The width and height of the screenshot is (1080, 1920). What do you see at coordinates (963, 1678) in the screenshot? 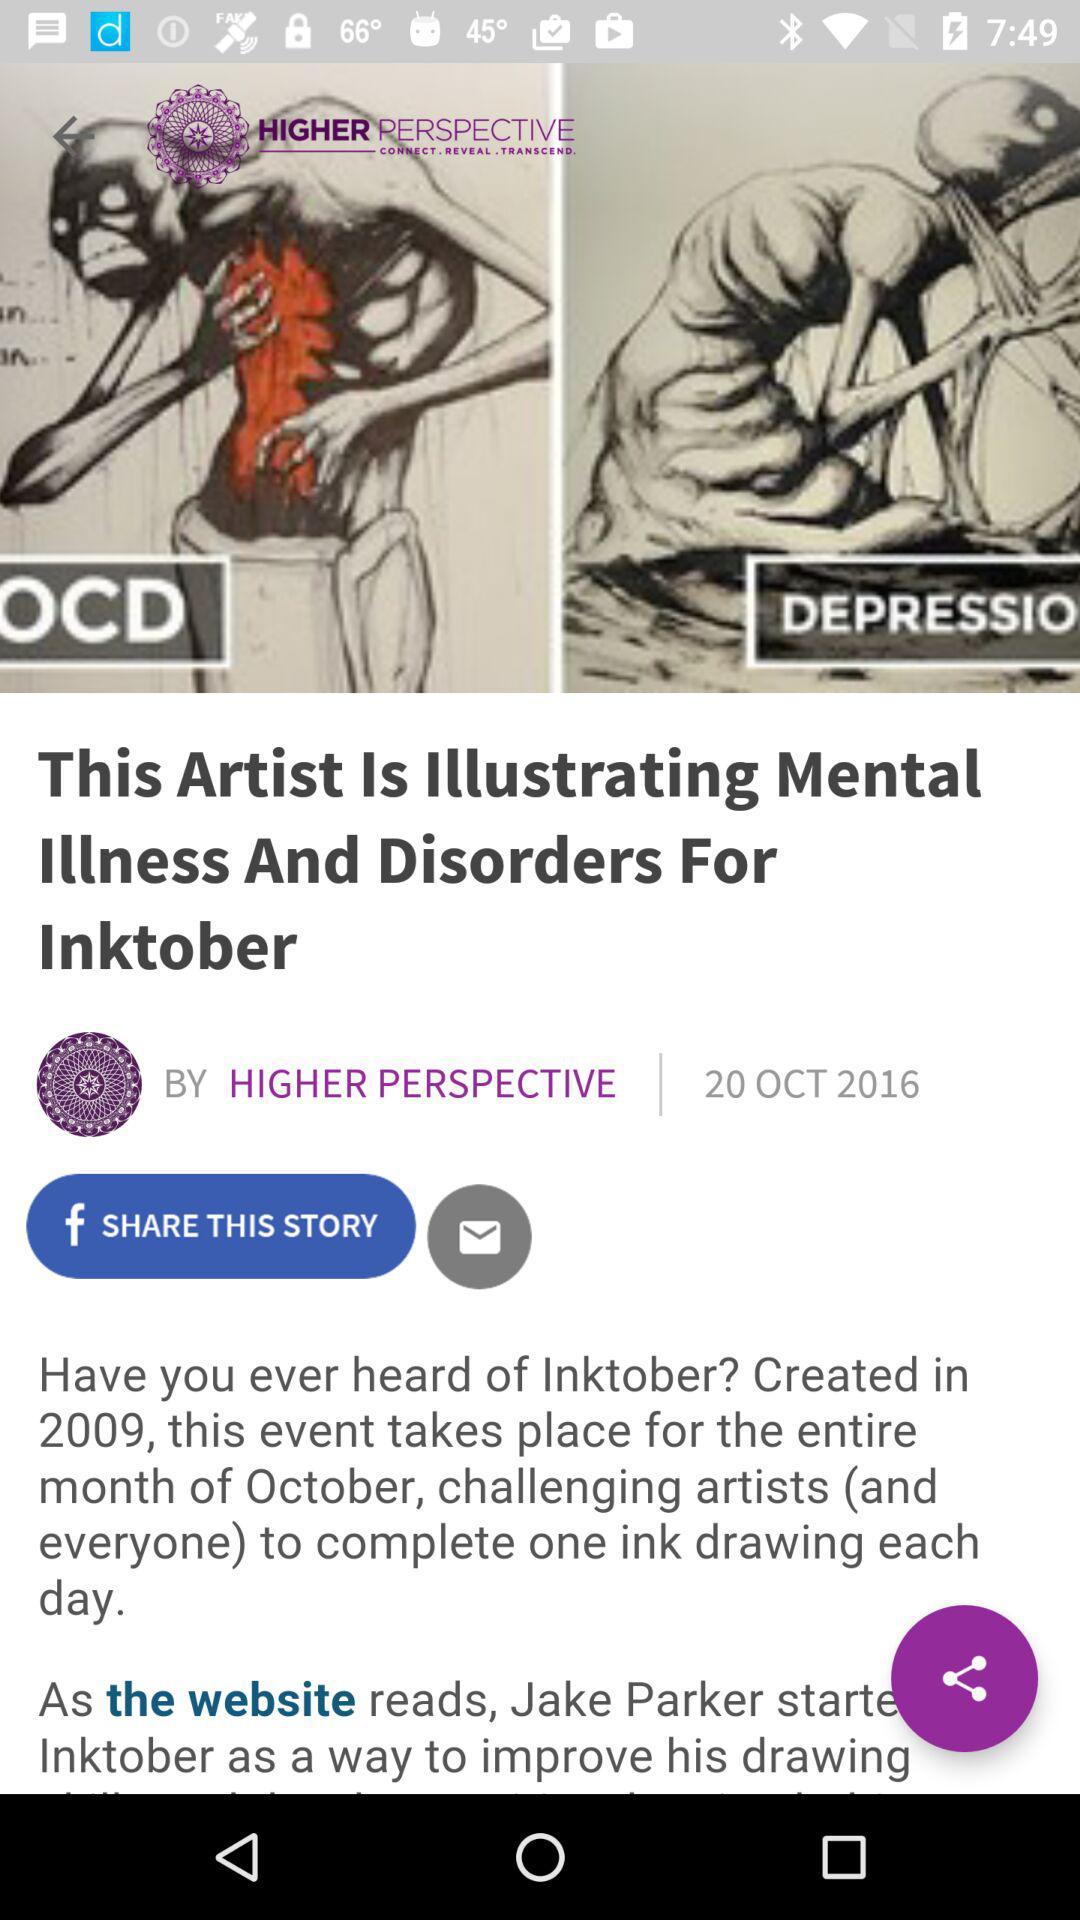
I see `the share icon` at bounding box center [963, 1678].